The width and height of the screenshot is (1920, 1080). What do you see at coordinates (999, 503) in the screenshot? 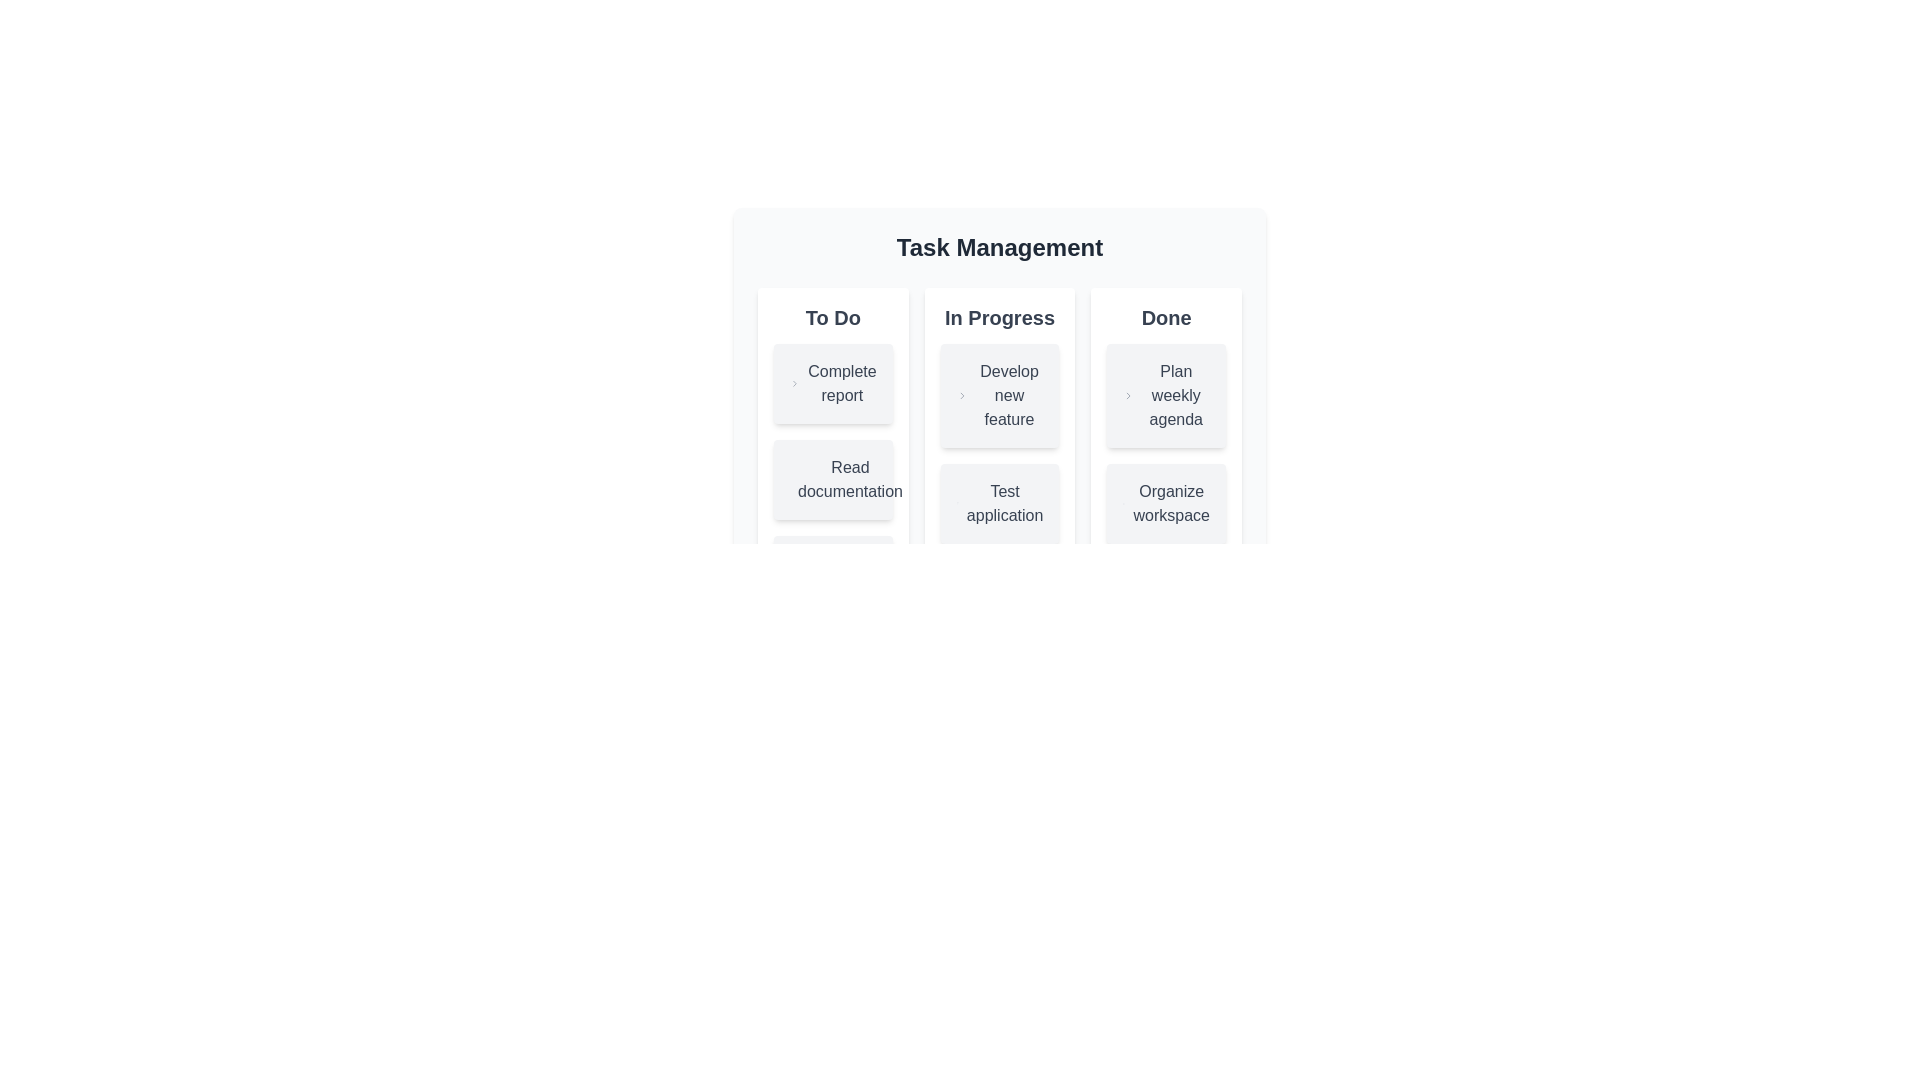
I see `the label displaying 'Test application' in dark gray, located in the 'In Progress' column of the Task Management layout` at bounding box center [999, 503].